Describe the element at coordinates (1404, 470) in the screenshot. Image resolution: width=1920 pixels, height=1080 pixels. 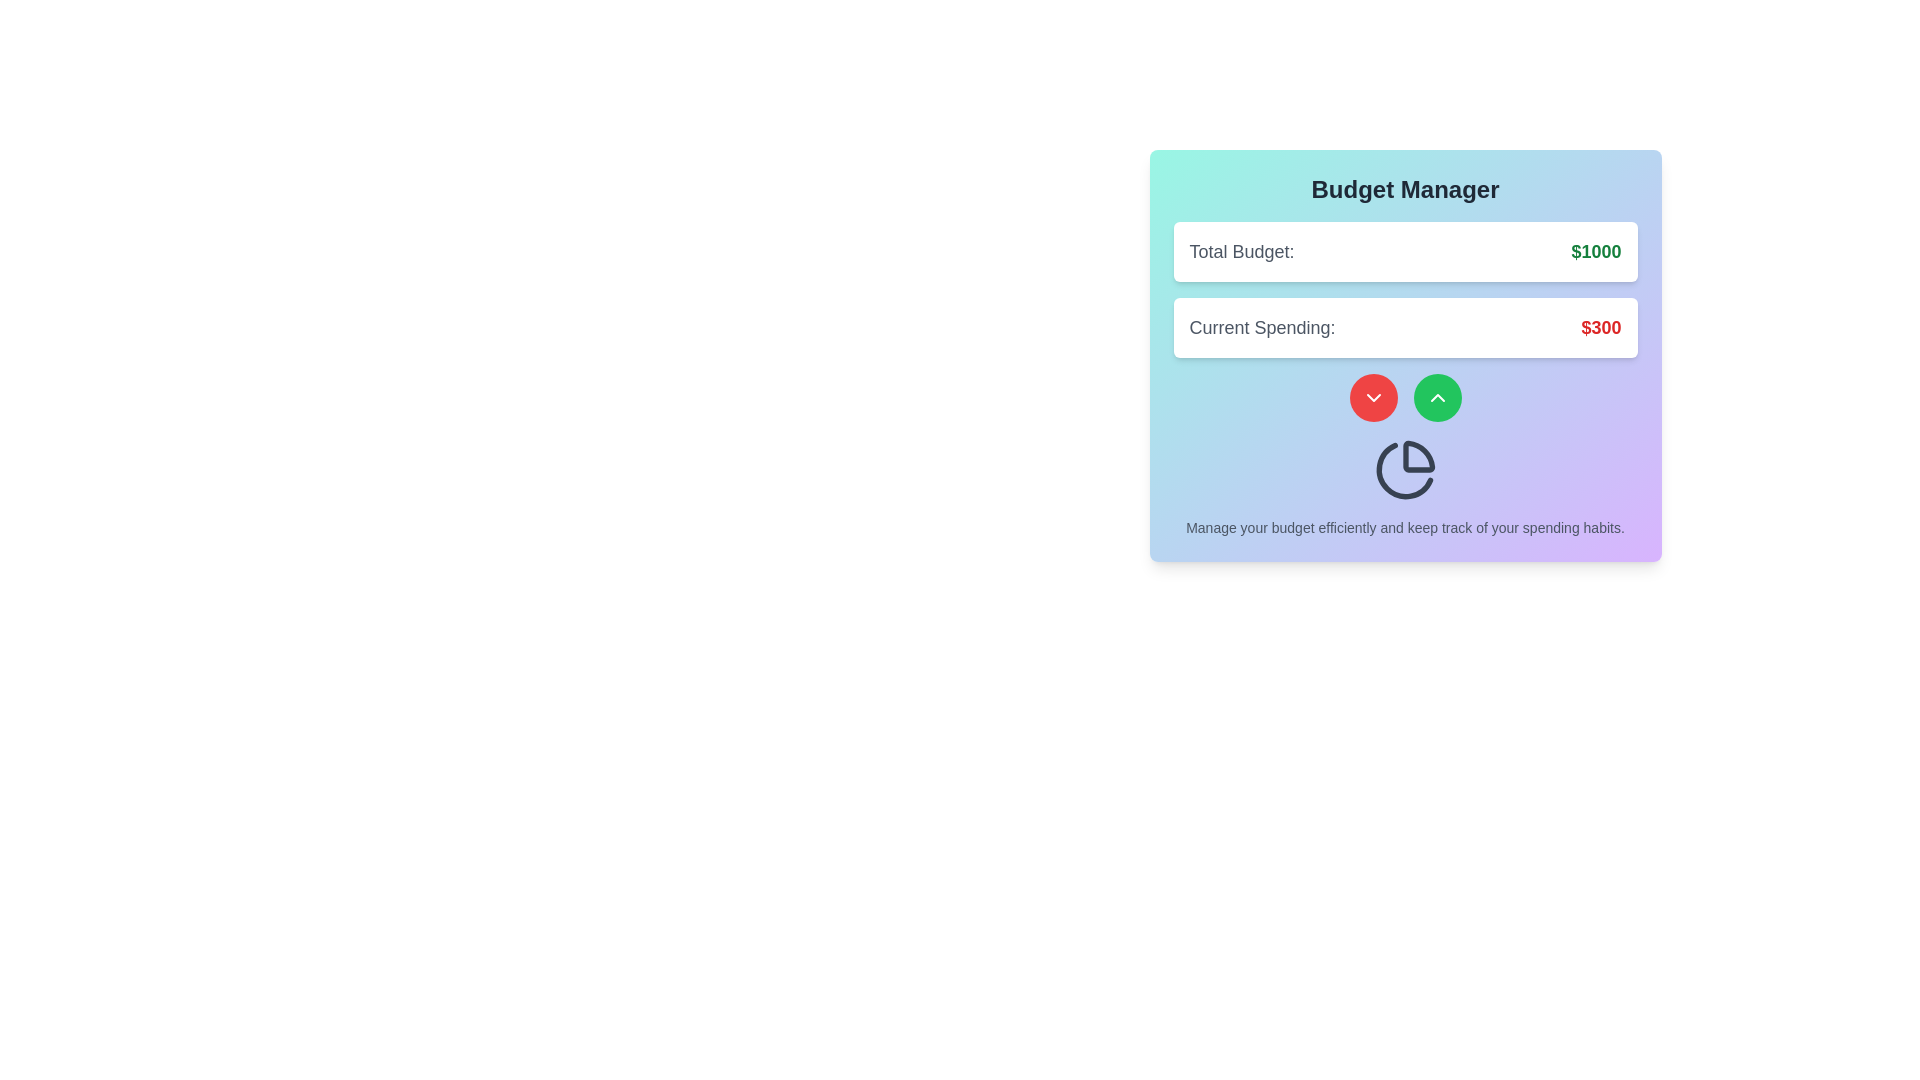
I see `the charting icon located below the up and down arrows in the 'Budget Manager' interface` at that location.